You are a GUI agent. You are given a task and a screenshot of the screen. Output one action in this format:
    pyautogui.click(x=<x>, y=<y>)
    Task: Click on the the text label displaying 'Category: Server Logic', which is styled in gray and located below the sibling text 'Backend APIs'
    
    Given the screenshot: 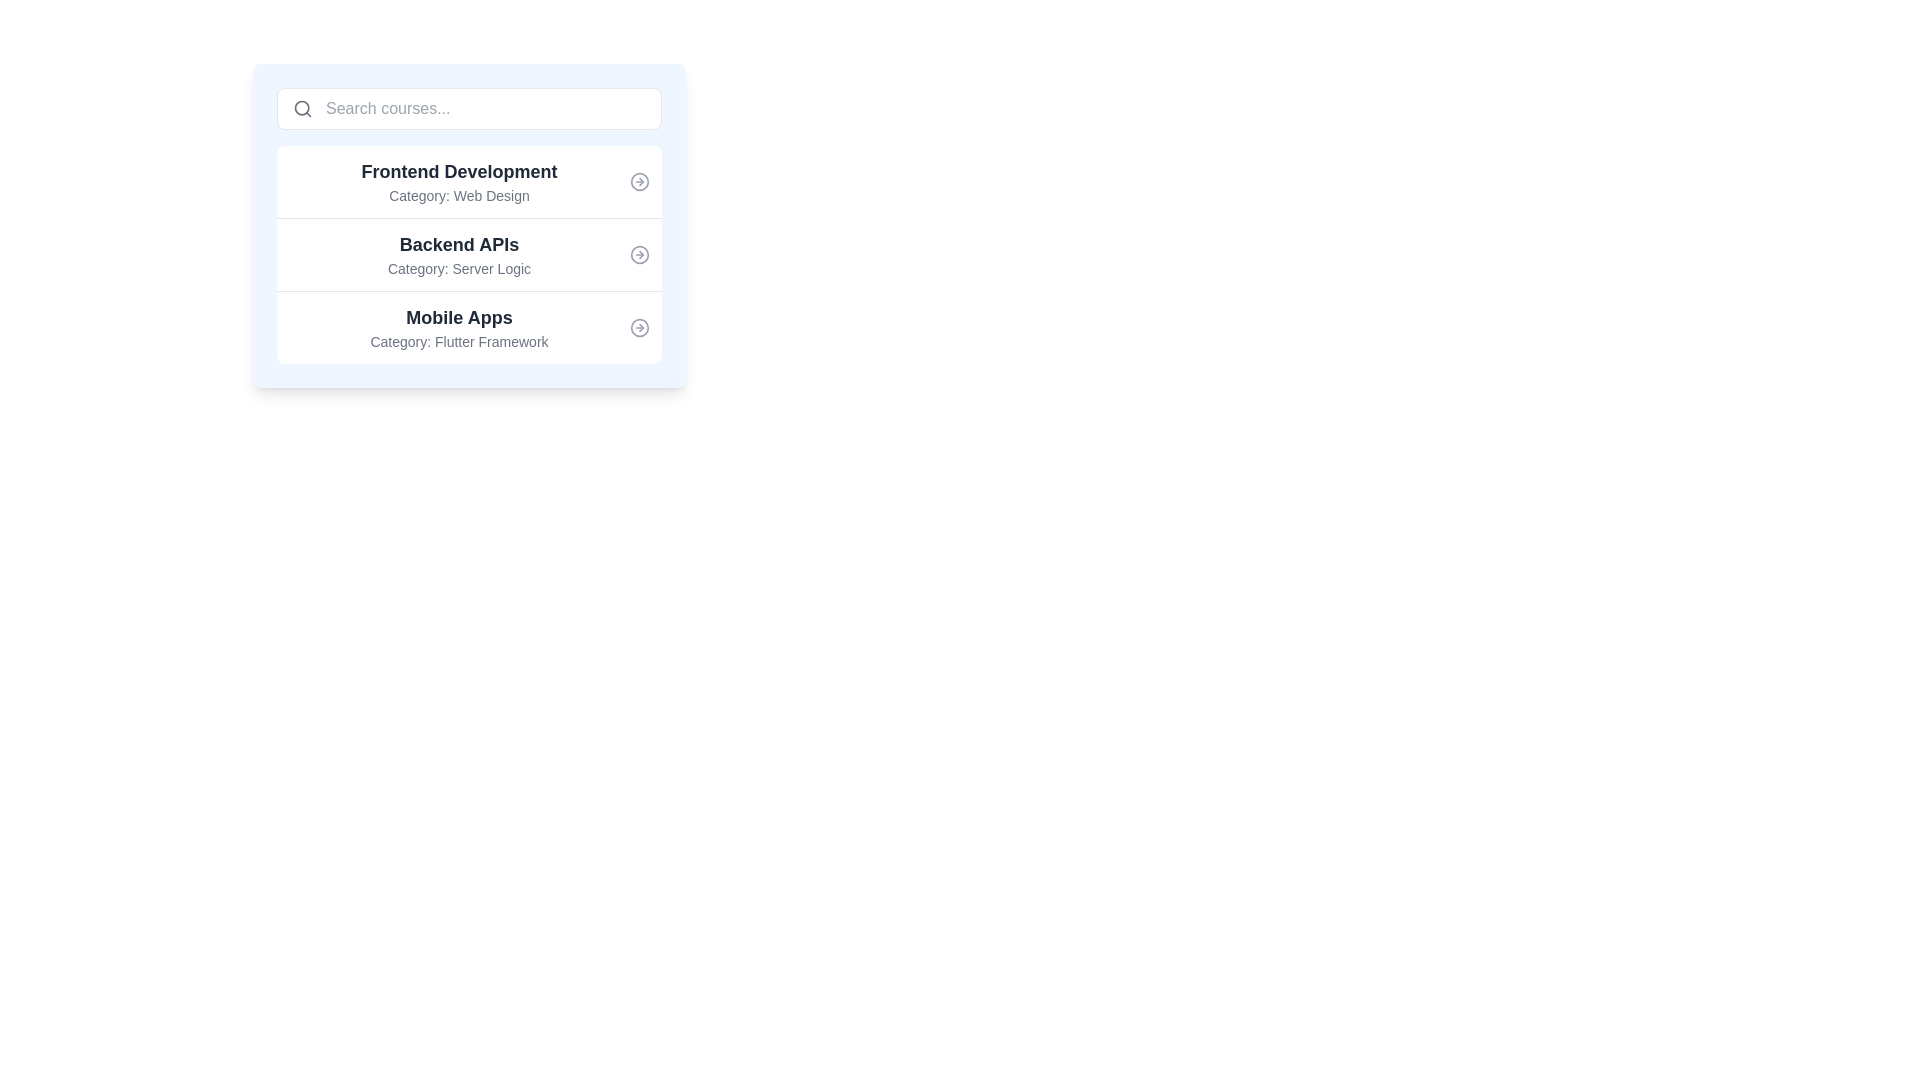 What is the action you would take?
    pyautogui.click(x=458, y=268)
    